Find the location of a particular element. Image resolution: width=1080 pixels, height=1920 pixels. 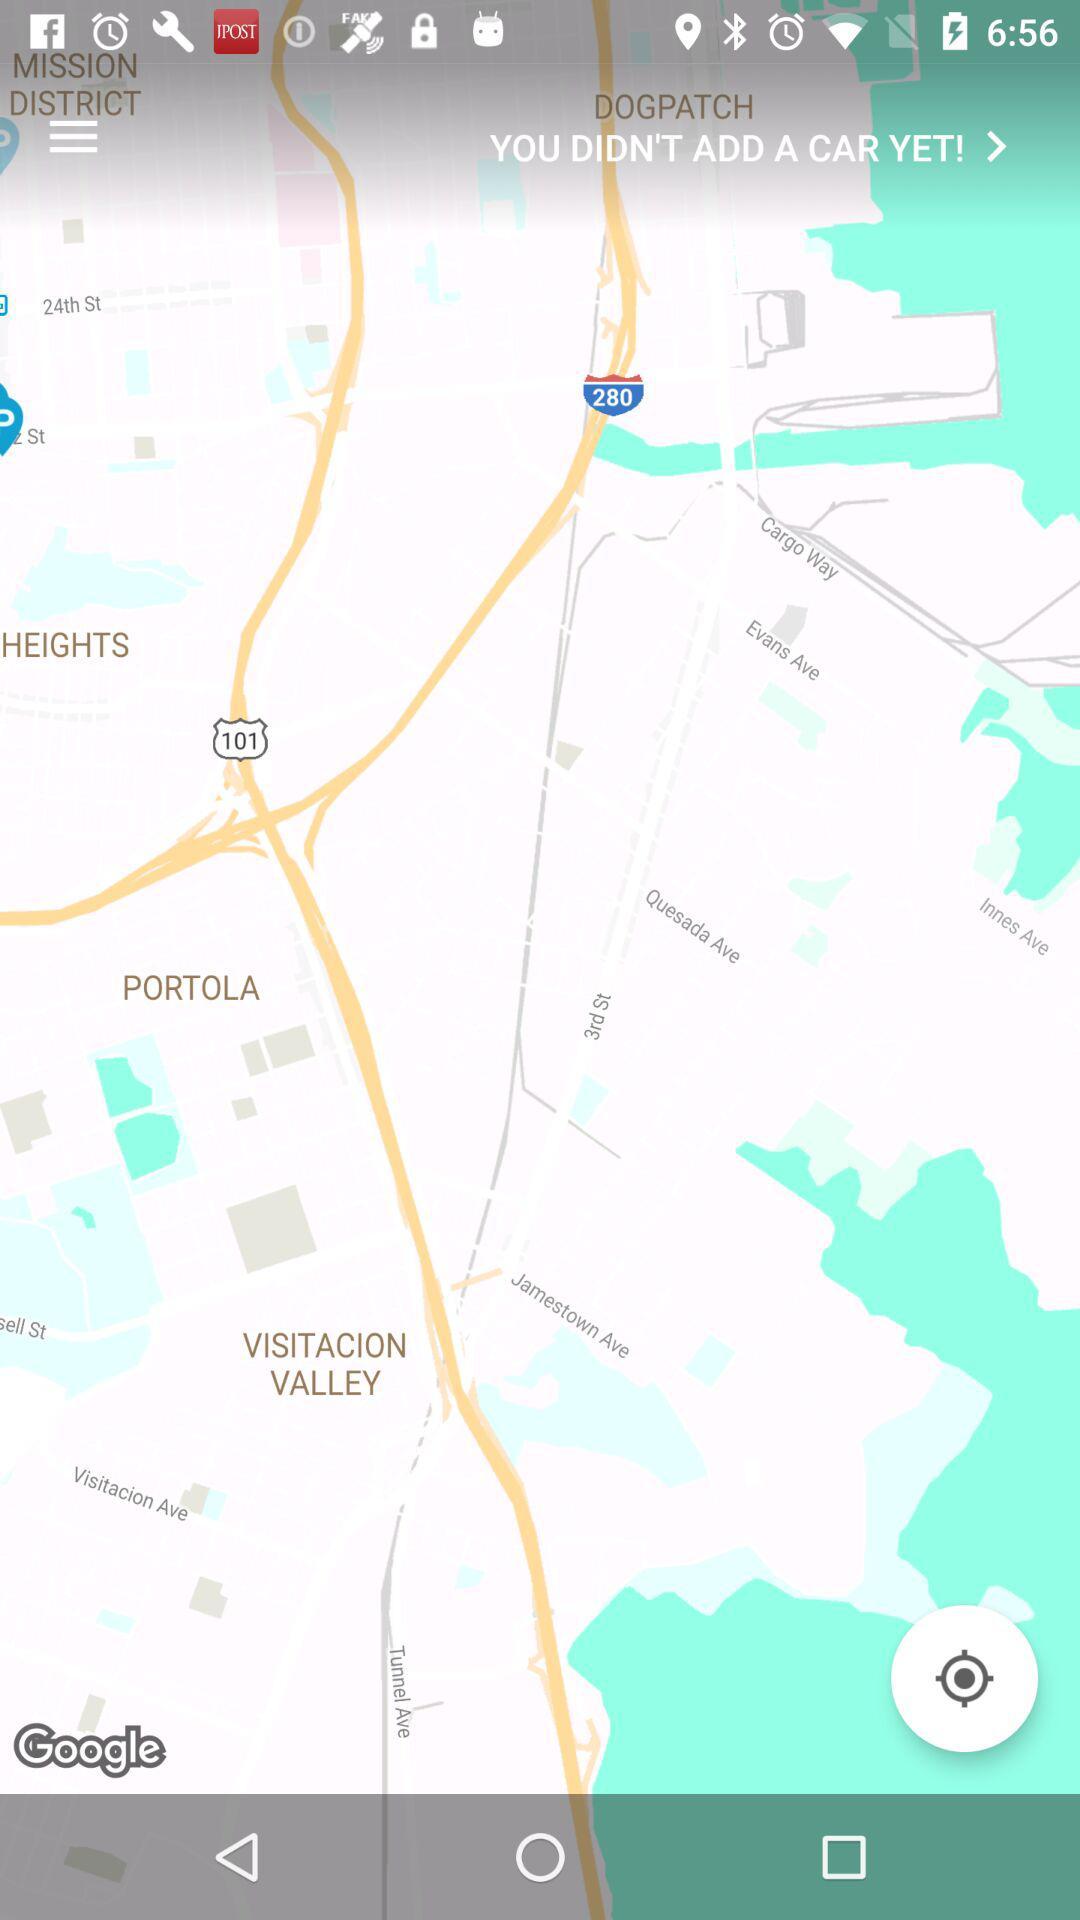

the menu icon is located at coordinates (72, 135).